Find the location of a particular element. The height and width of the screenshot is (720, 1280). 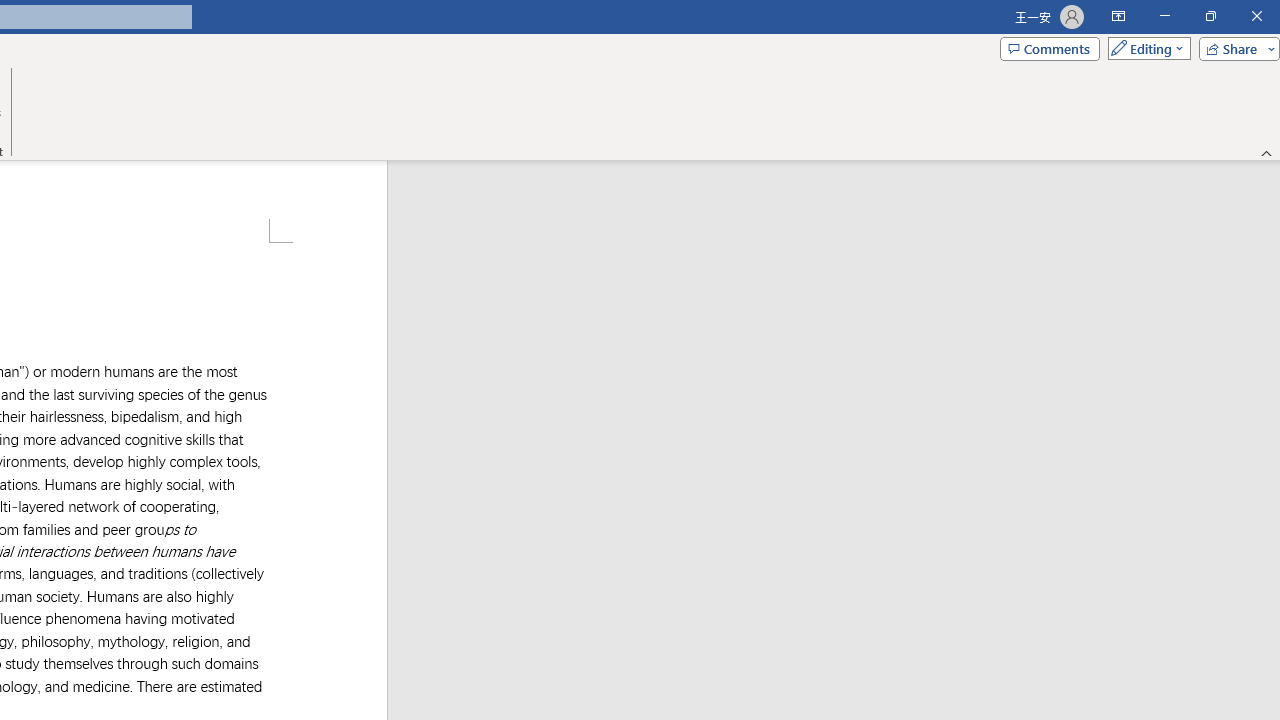

'Collapse the Ribbon' is located at coordinates (1266, 152).